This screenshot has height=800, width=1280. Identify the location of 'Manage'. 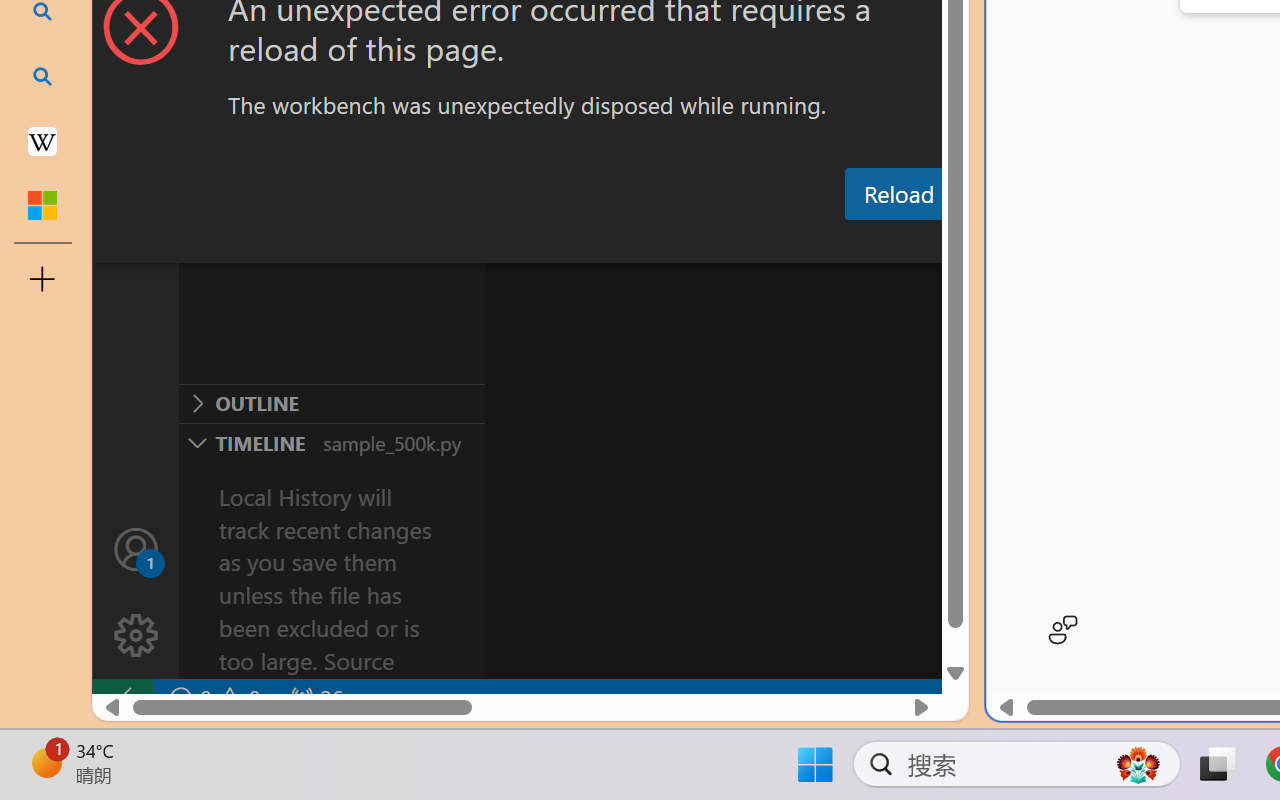
(134, 634).